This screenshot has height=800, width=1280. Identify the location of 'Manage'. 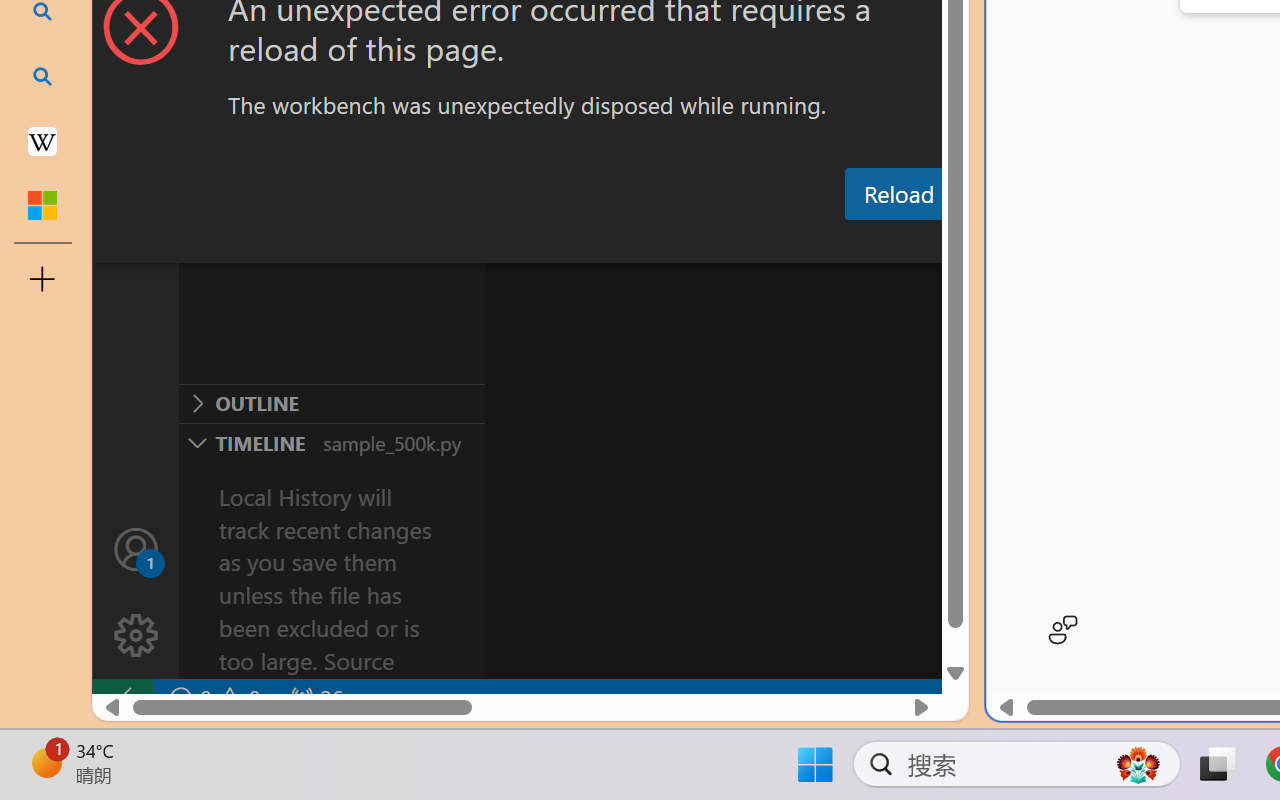
(134, 634).